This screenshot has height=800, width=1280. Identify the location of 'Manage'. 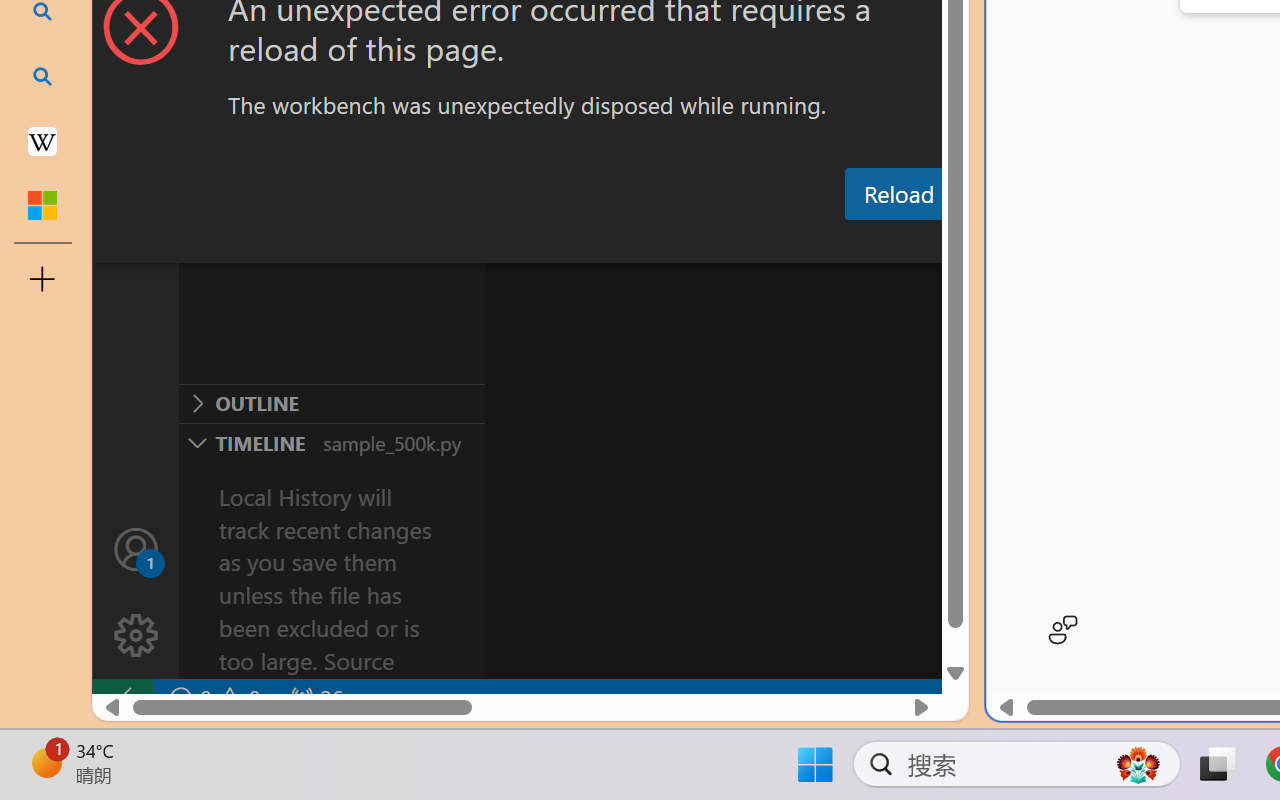
(134, 634).